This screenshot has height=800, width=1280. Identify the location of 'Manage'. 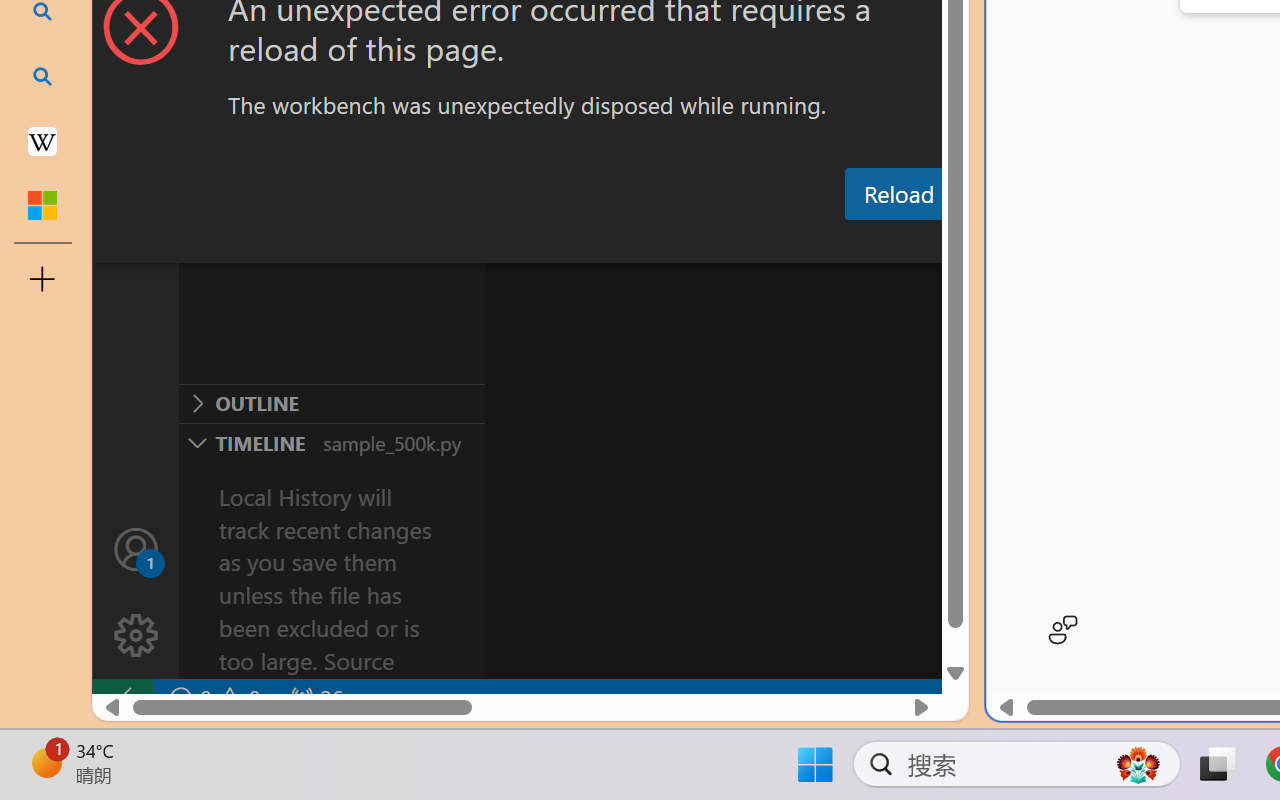
(134, 634).